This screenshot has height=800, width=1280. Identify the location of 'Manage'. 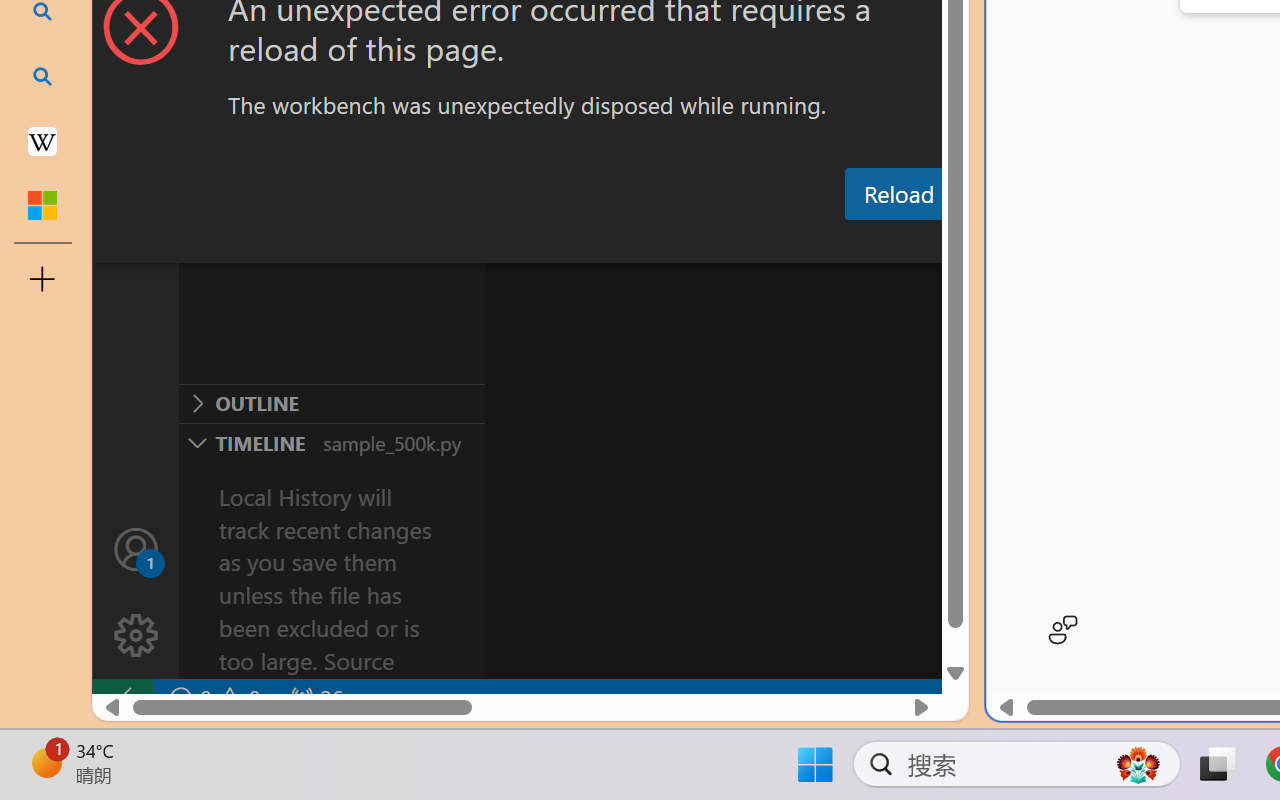
(134, 634).